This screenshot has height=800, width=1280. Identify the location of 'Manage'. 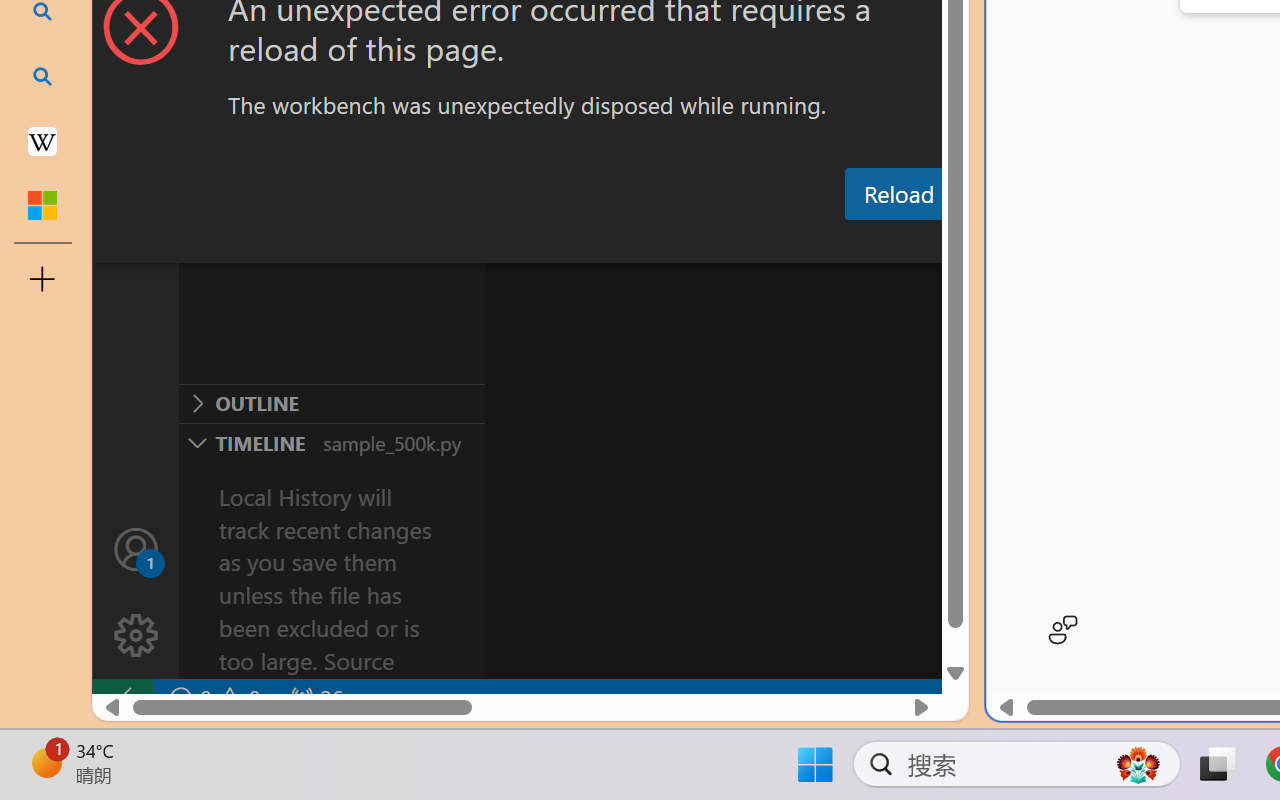
(134, 634).